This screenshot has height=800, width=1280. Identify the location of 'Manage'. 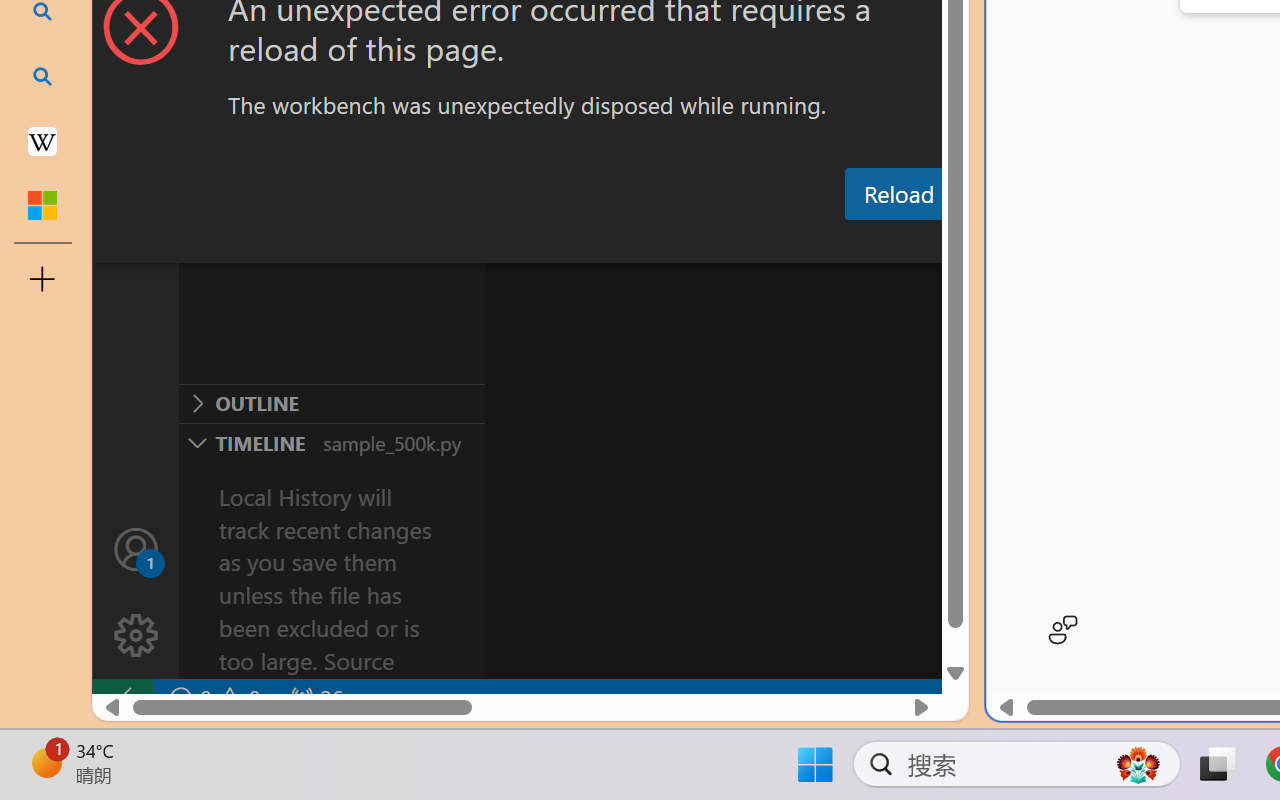
(134, 634).